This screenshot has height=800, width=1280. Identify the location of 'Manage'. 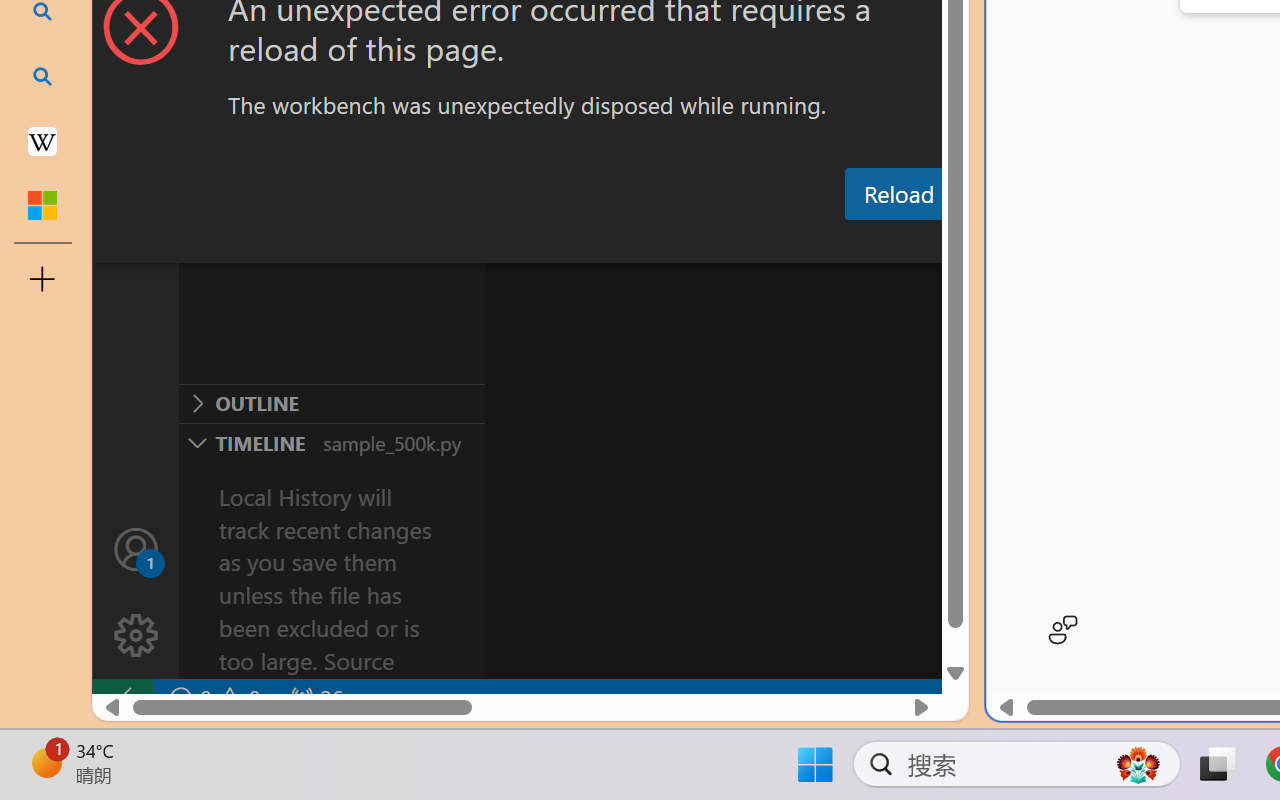
(134, 634).